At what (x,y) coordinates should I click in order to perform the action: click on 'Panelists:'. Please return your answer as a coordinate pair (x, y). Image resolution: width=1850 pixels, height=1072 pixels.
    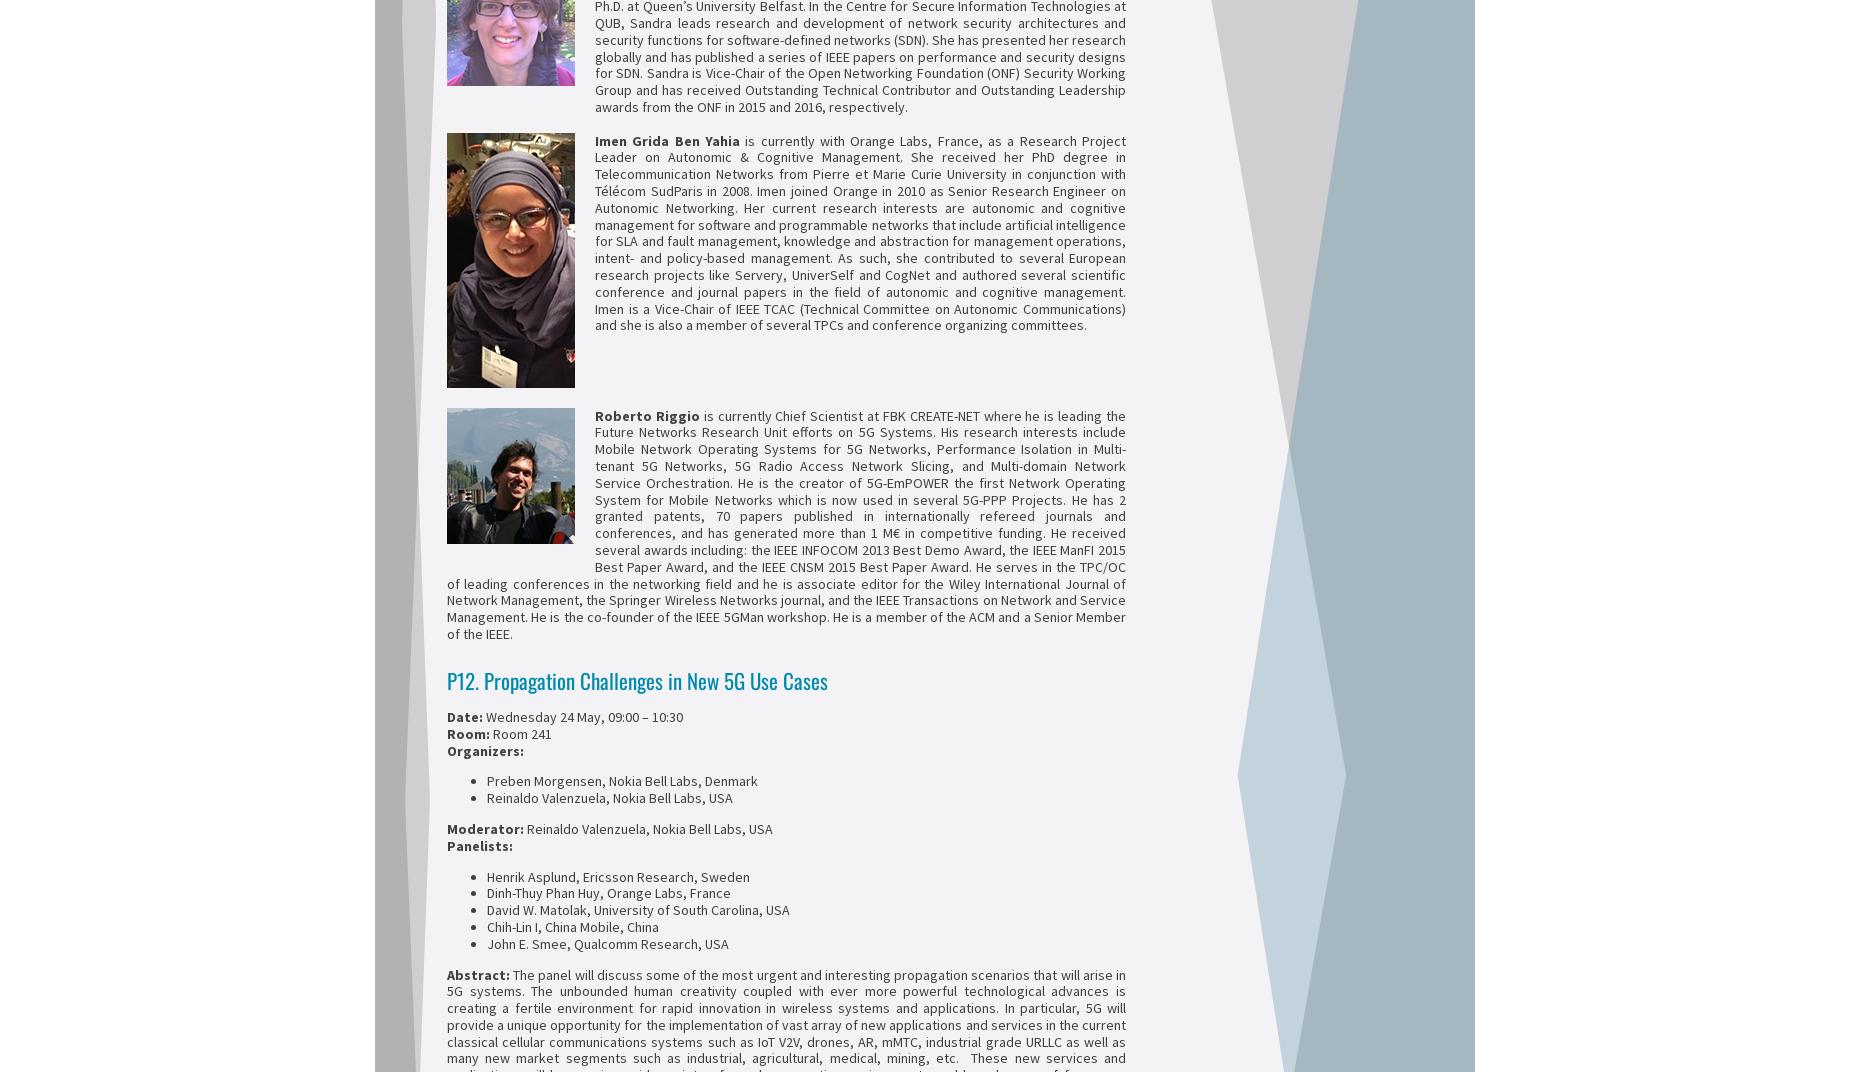
    Looking at the image, I should click on (480, 843).